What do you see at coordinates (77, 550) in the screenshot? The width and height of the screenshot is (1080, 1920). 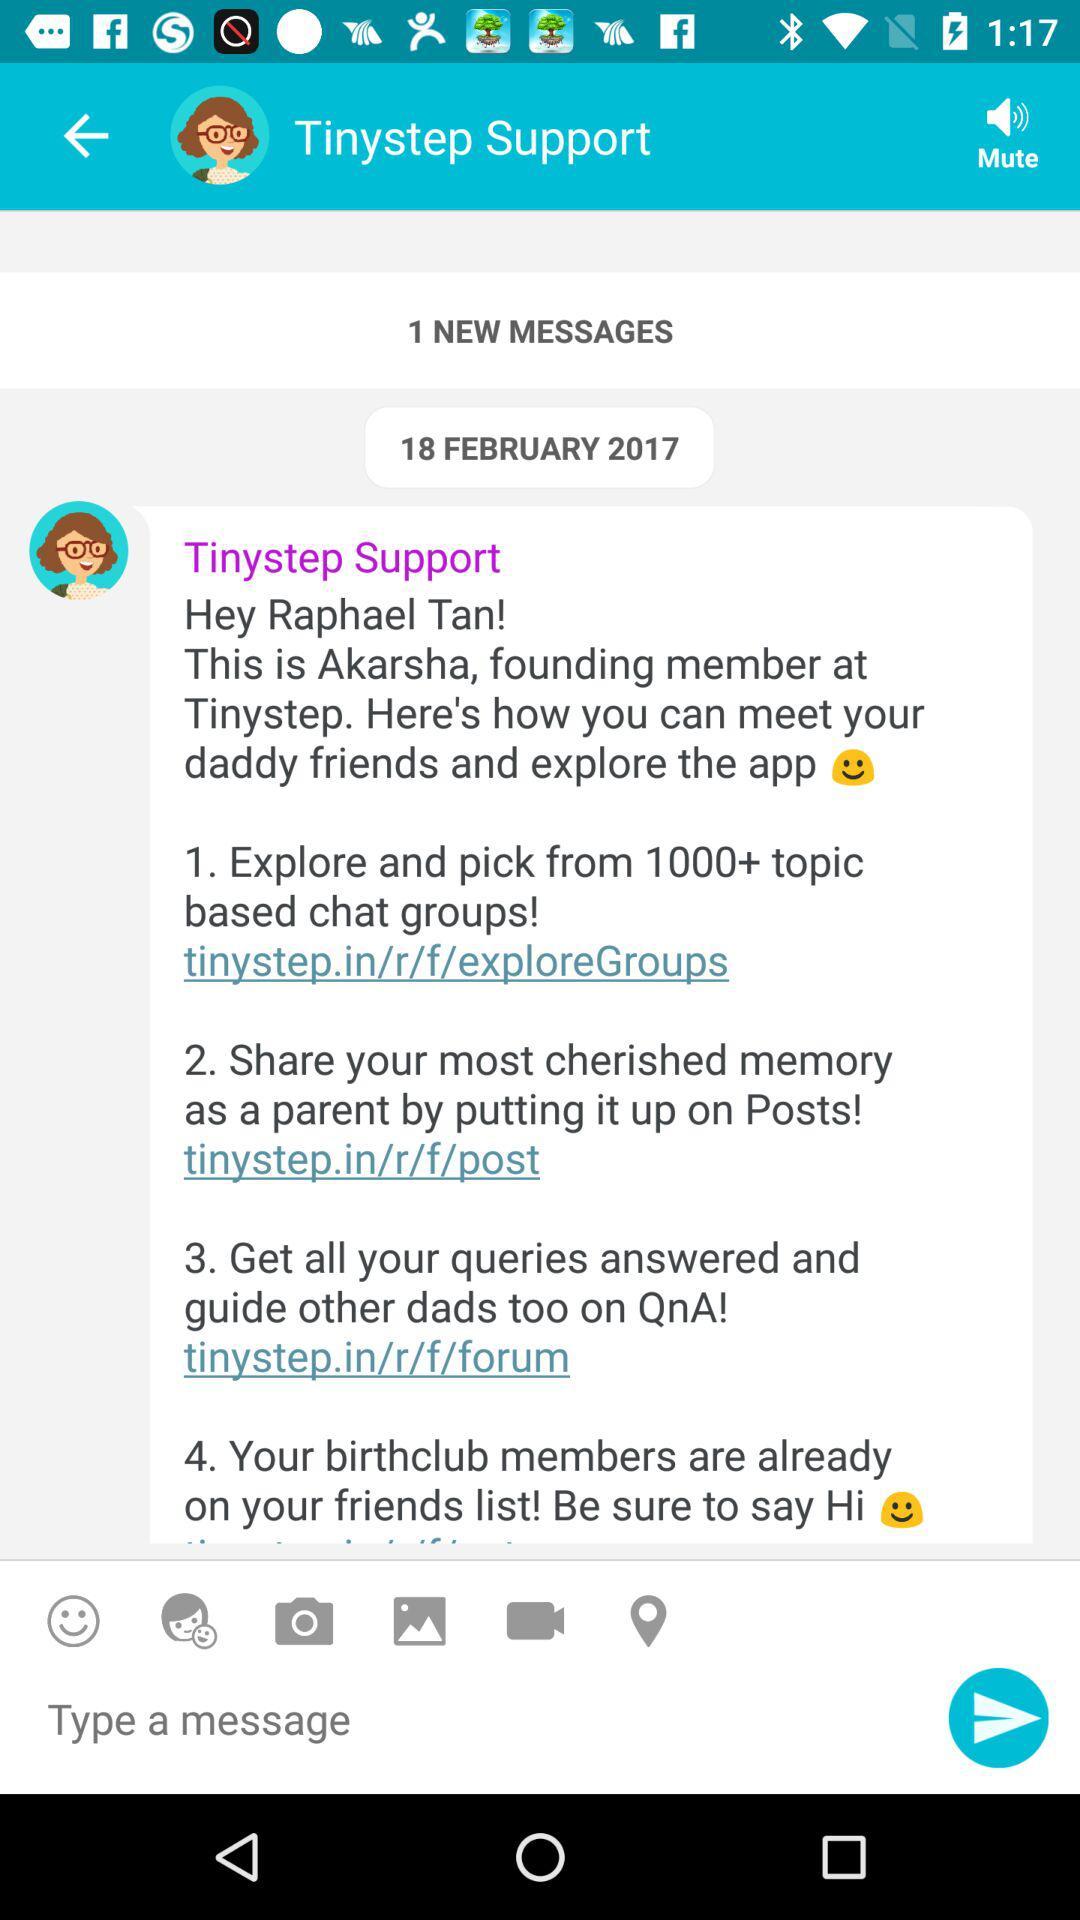 I see `tinystep support profile` at bounding box center [77, 550].